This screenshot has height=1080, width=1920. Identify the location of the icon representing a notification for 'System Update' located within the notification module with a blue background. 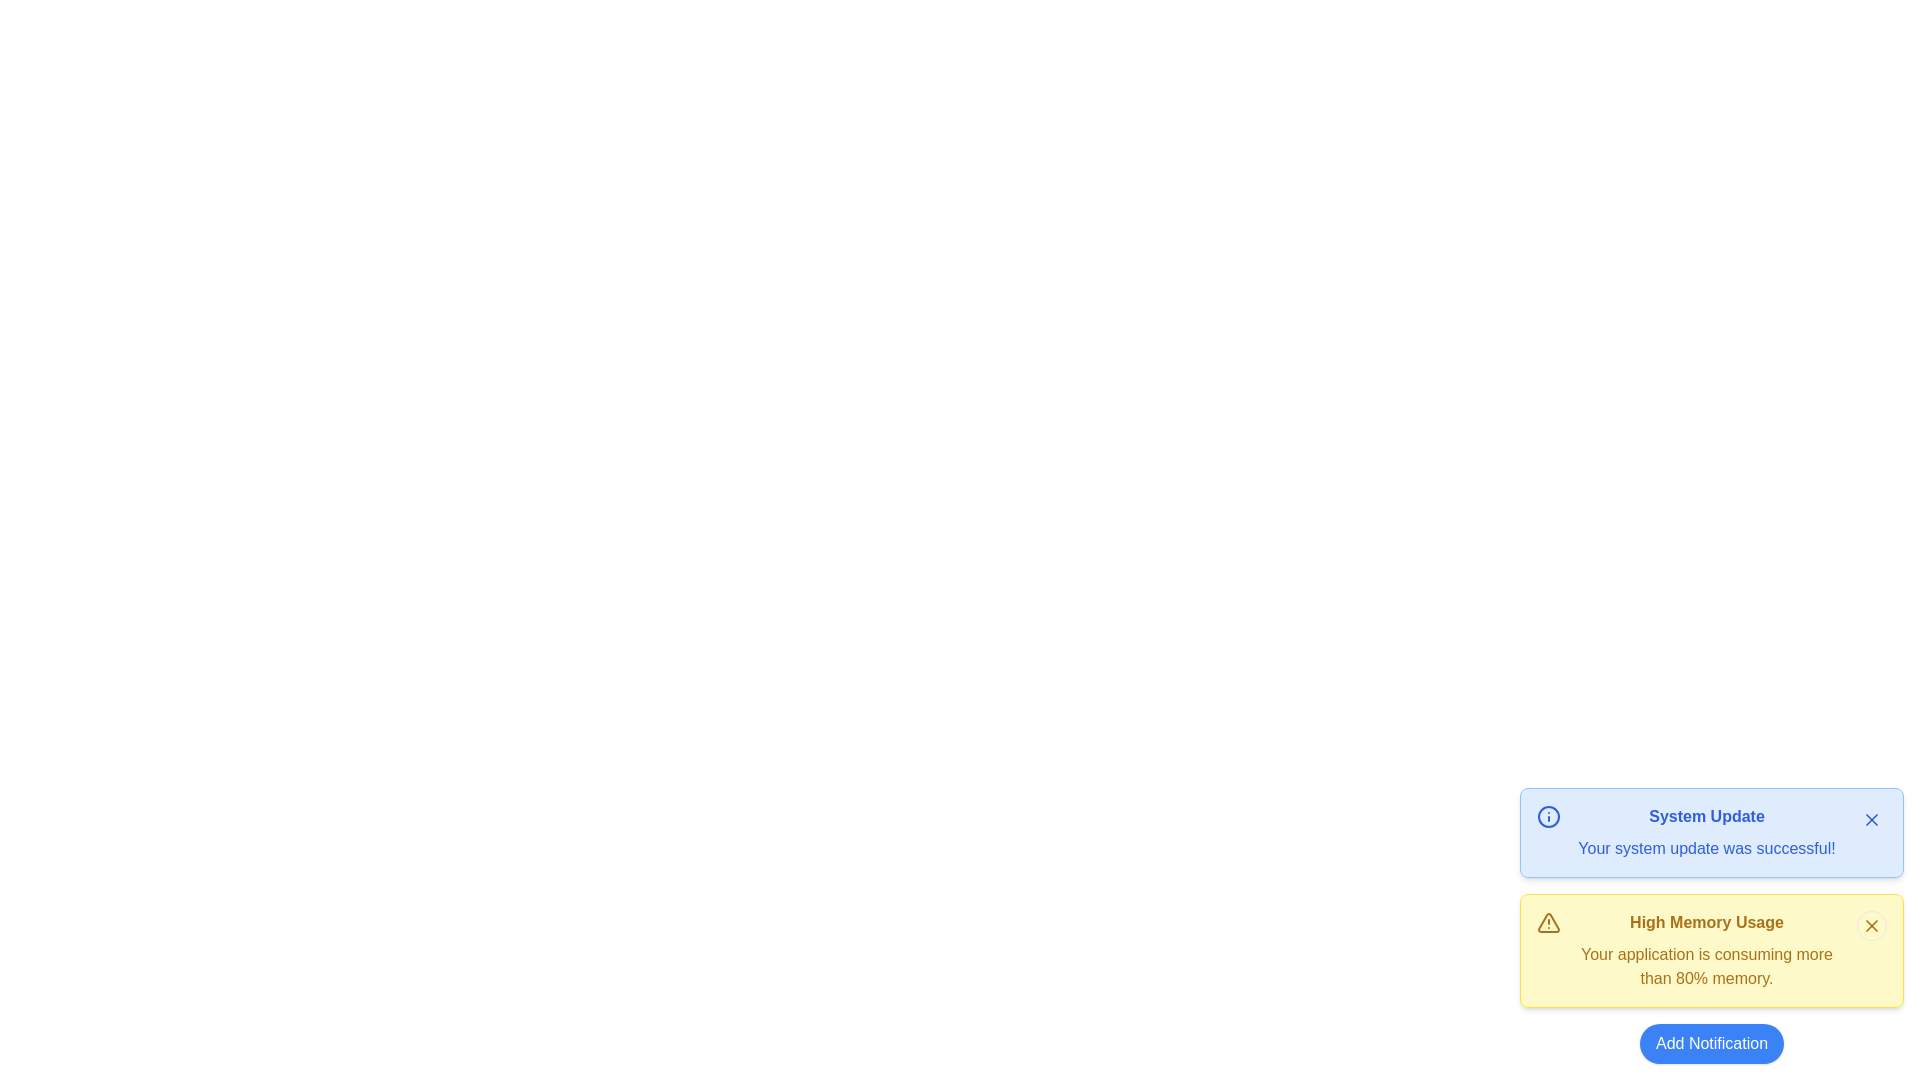
(1548, 817).